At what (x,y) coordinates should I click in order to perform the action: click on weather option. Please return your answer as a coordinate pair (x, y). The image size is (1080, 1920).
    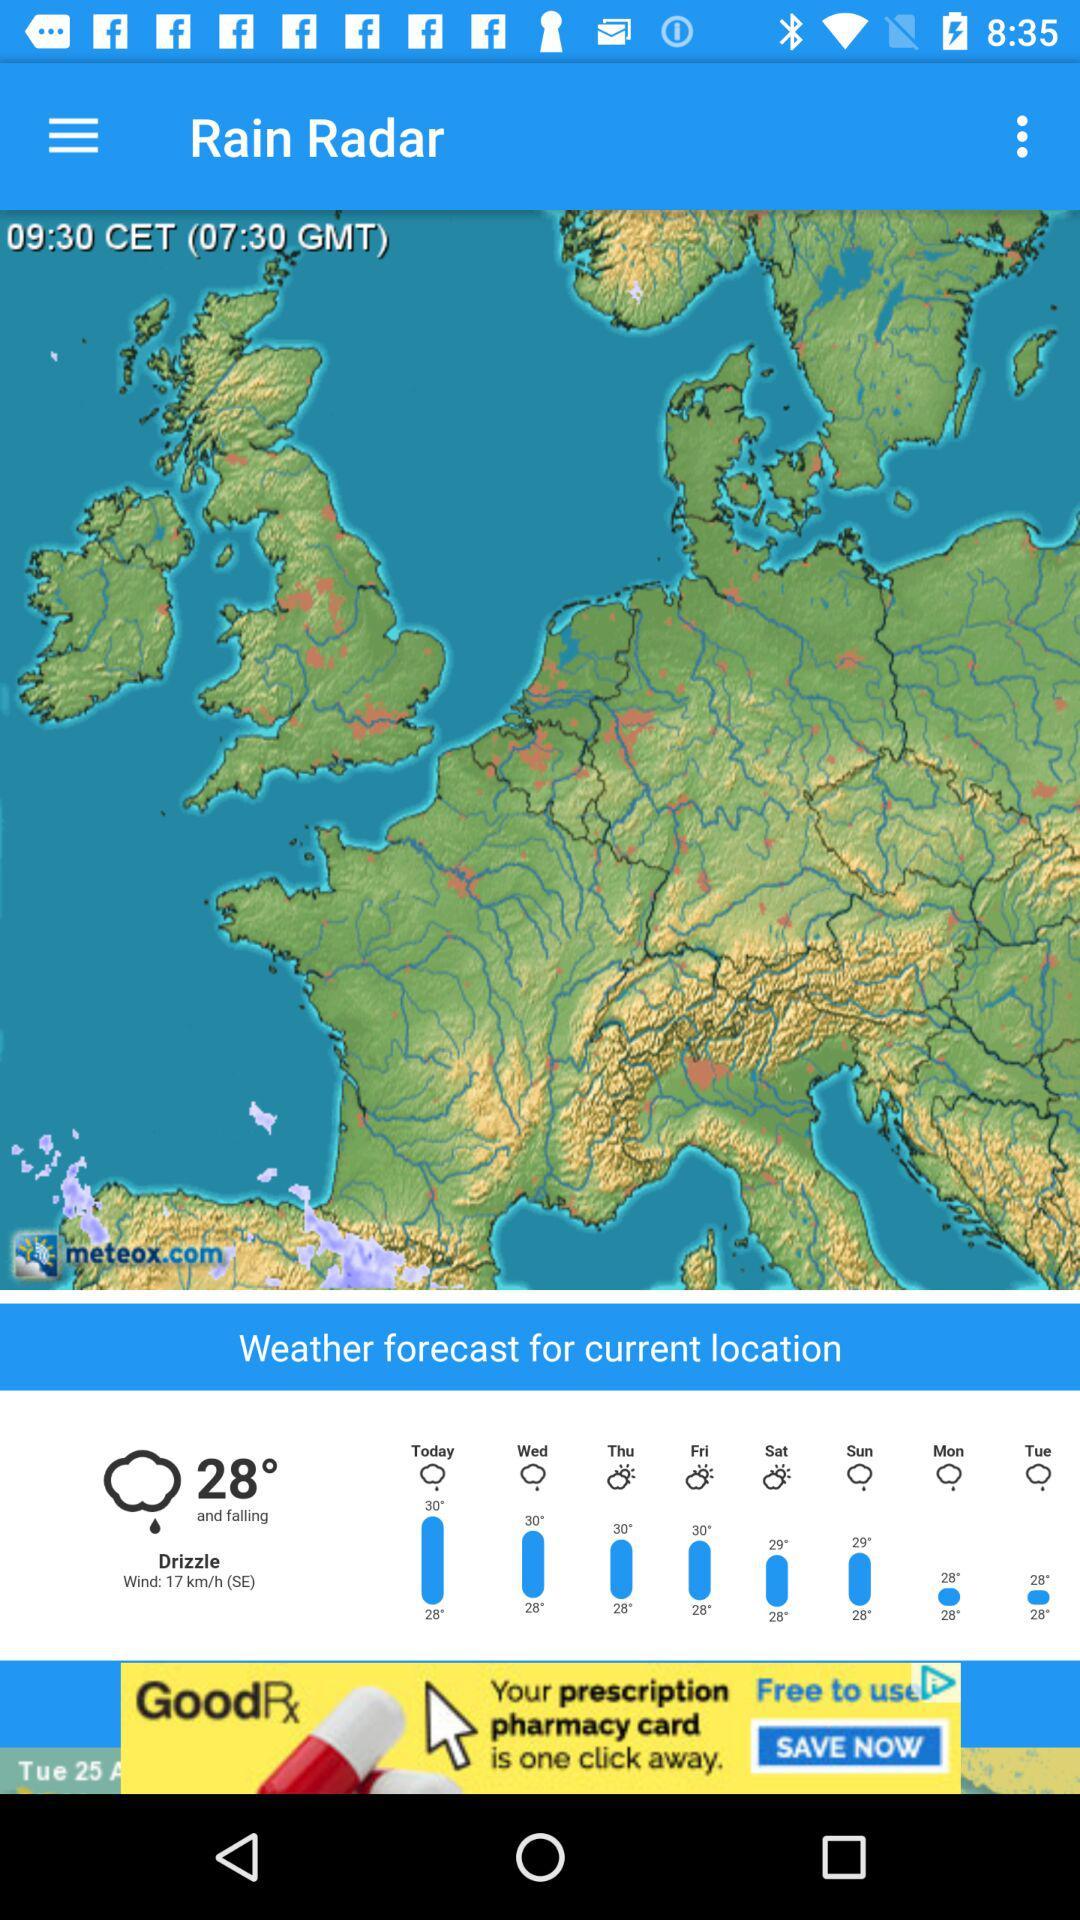
    Looking at the image, I should click on (540, 1524).